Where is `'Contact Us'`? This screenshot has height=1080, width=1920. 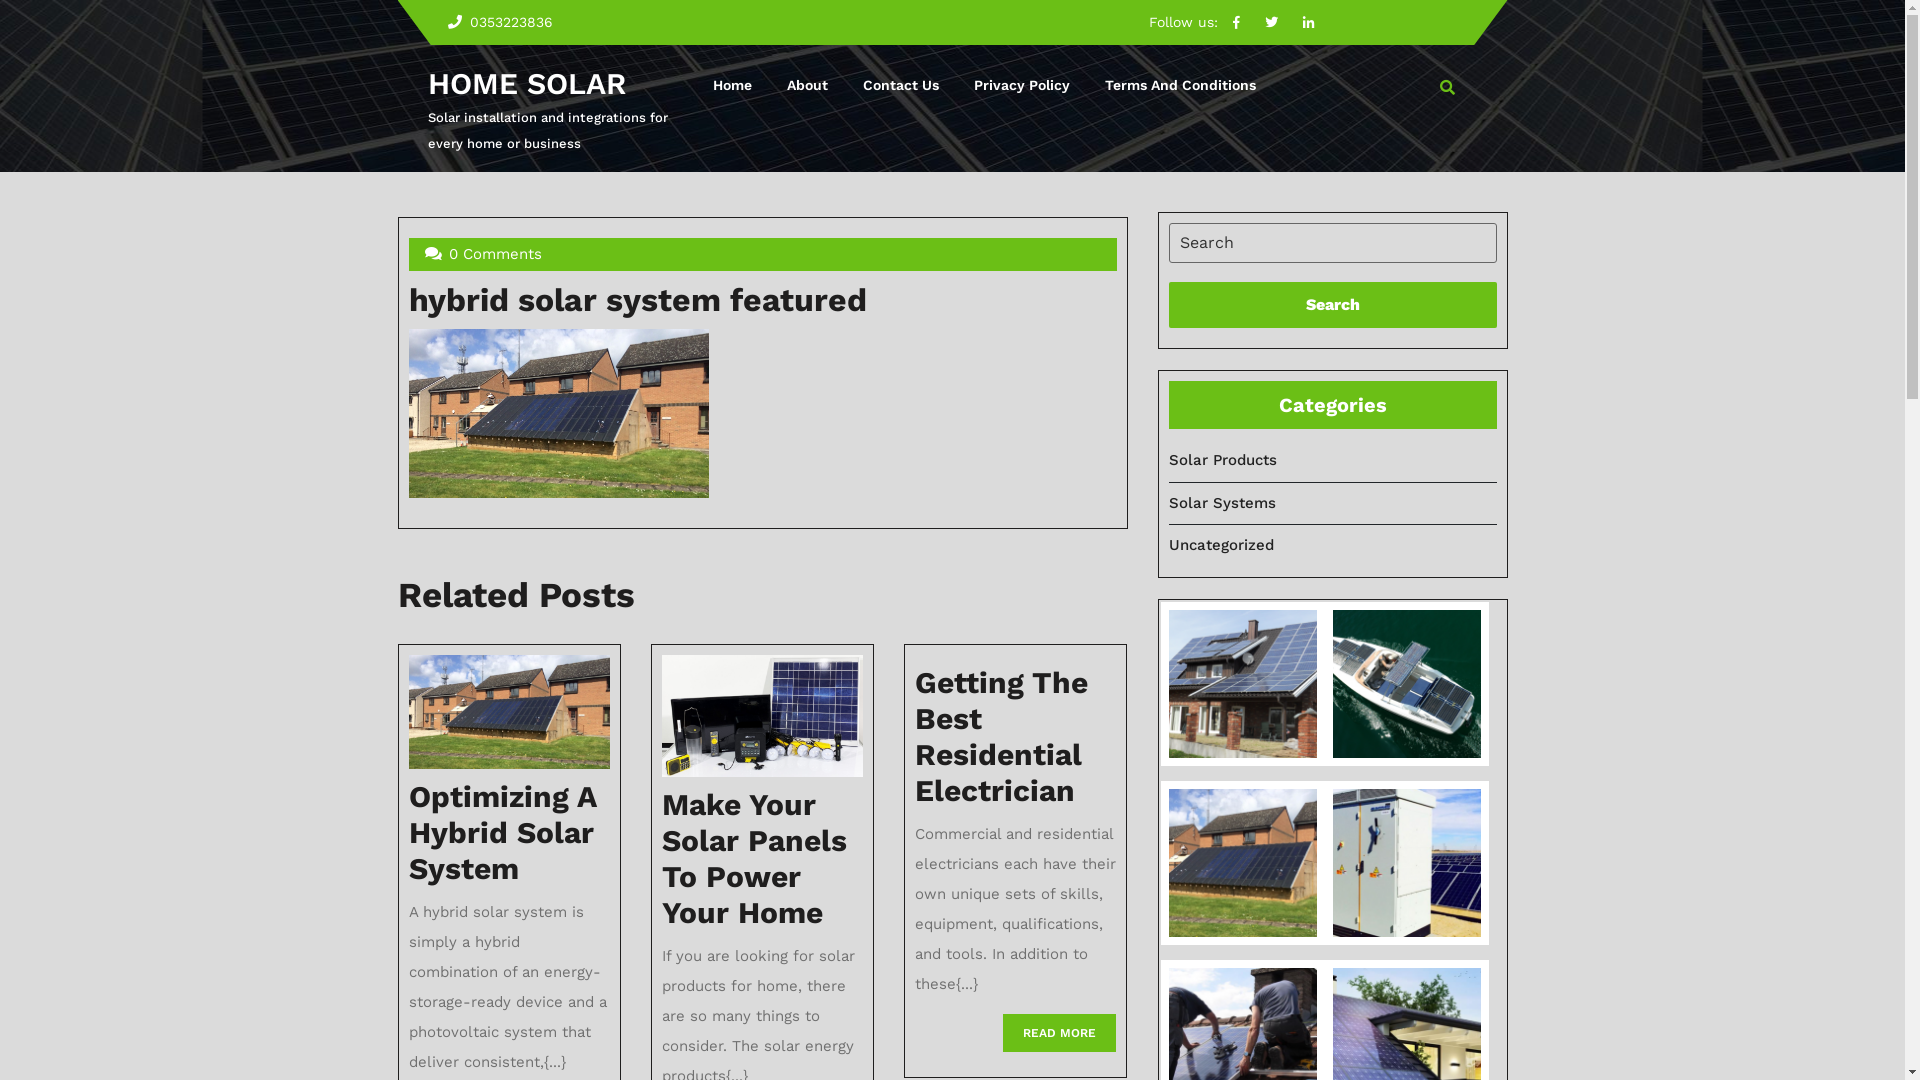 'Contact Us' is located at coordinates (900, 84).